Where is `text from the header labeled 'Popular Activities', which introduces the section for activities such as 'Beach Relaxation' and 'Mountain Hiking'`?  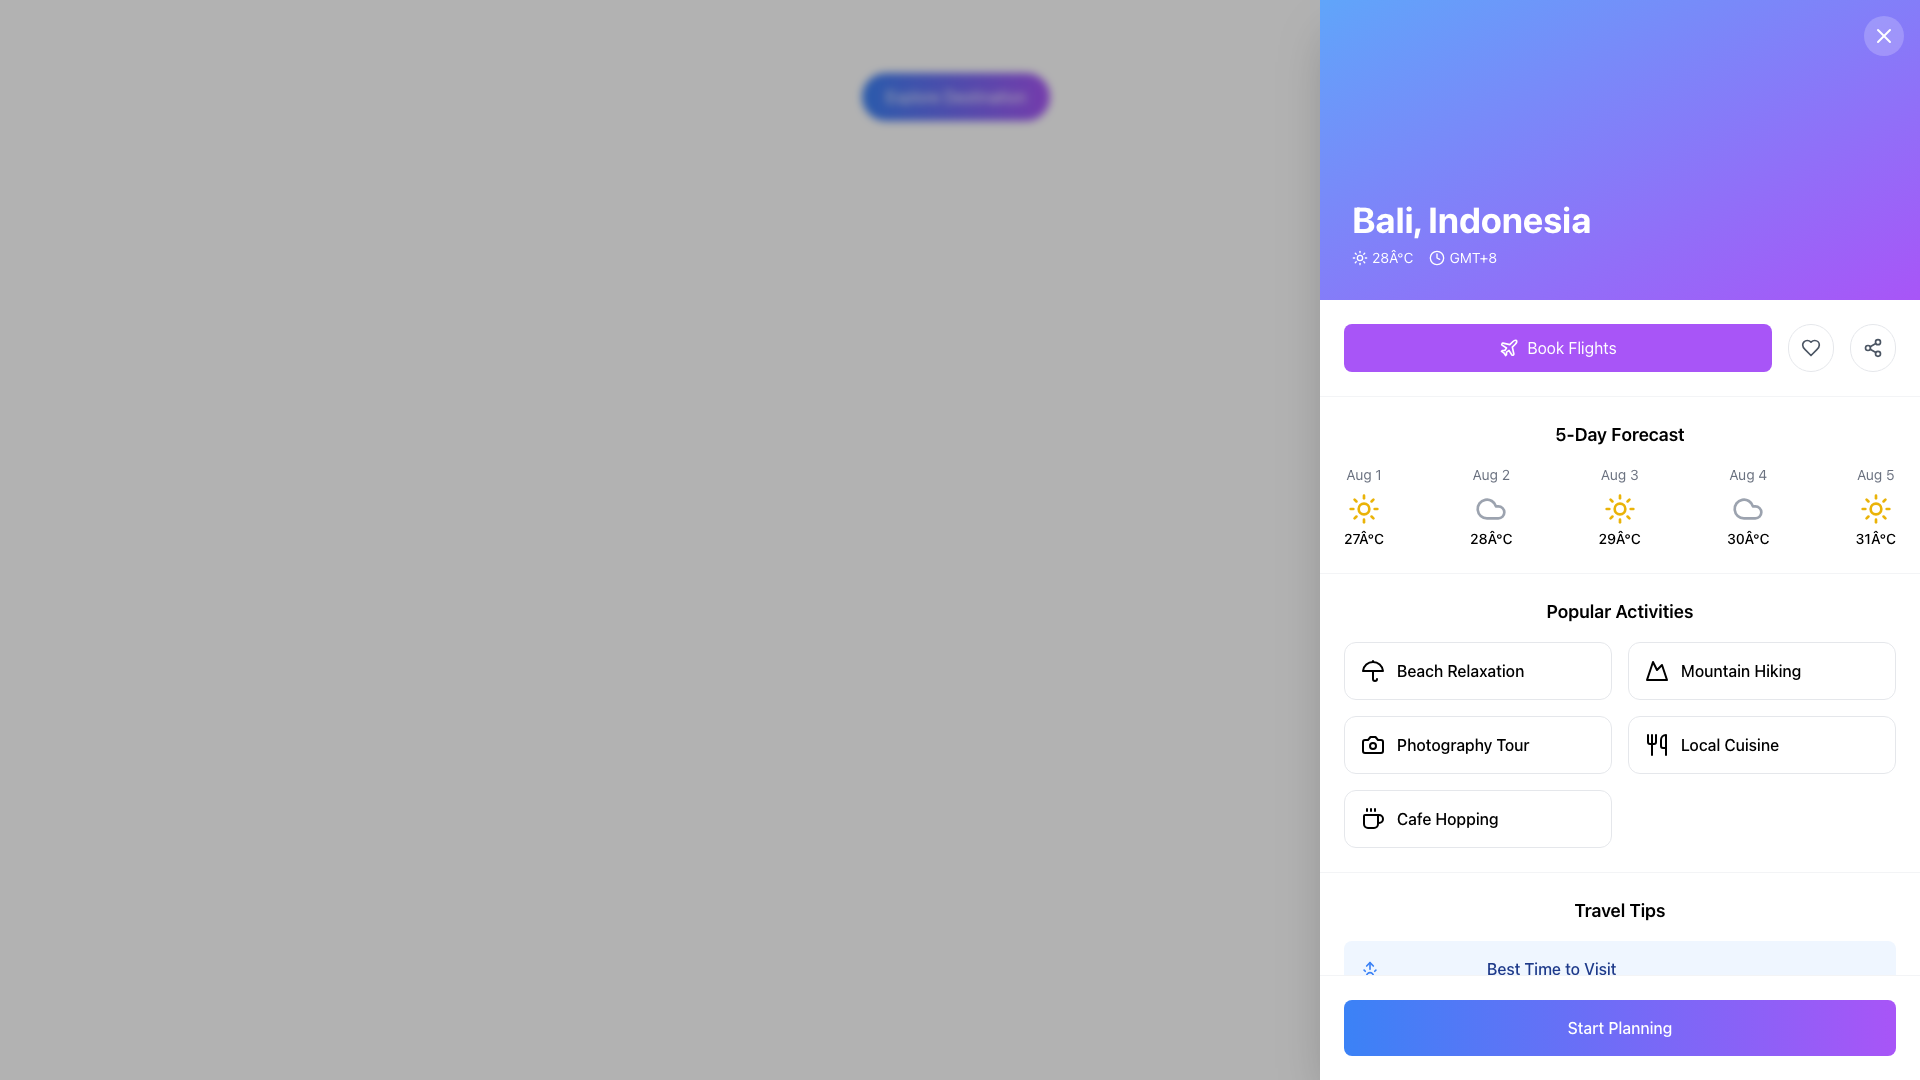 text from the header labeled 'Popular Activities', which introduces the section for activities such as 'Beach Relaxation' and 'Mountain Hiking' is located at coordinates (1620, 611).